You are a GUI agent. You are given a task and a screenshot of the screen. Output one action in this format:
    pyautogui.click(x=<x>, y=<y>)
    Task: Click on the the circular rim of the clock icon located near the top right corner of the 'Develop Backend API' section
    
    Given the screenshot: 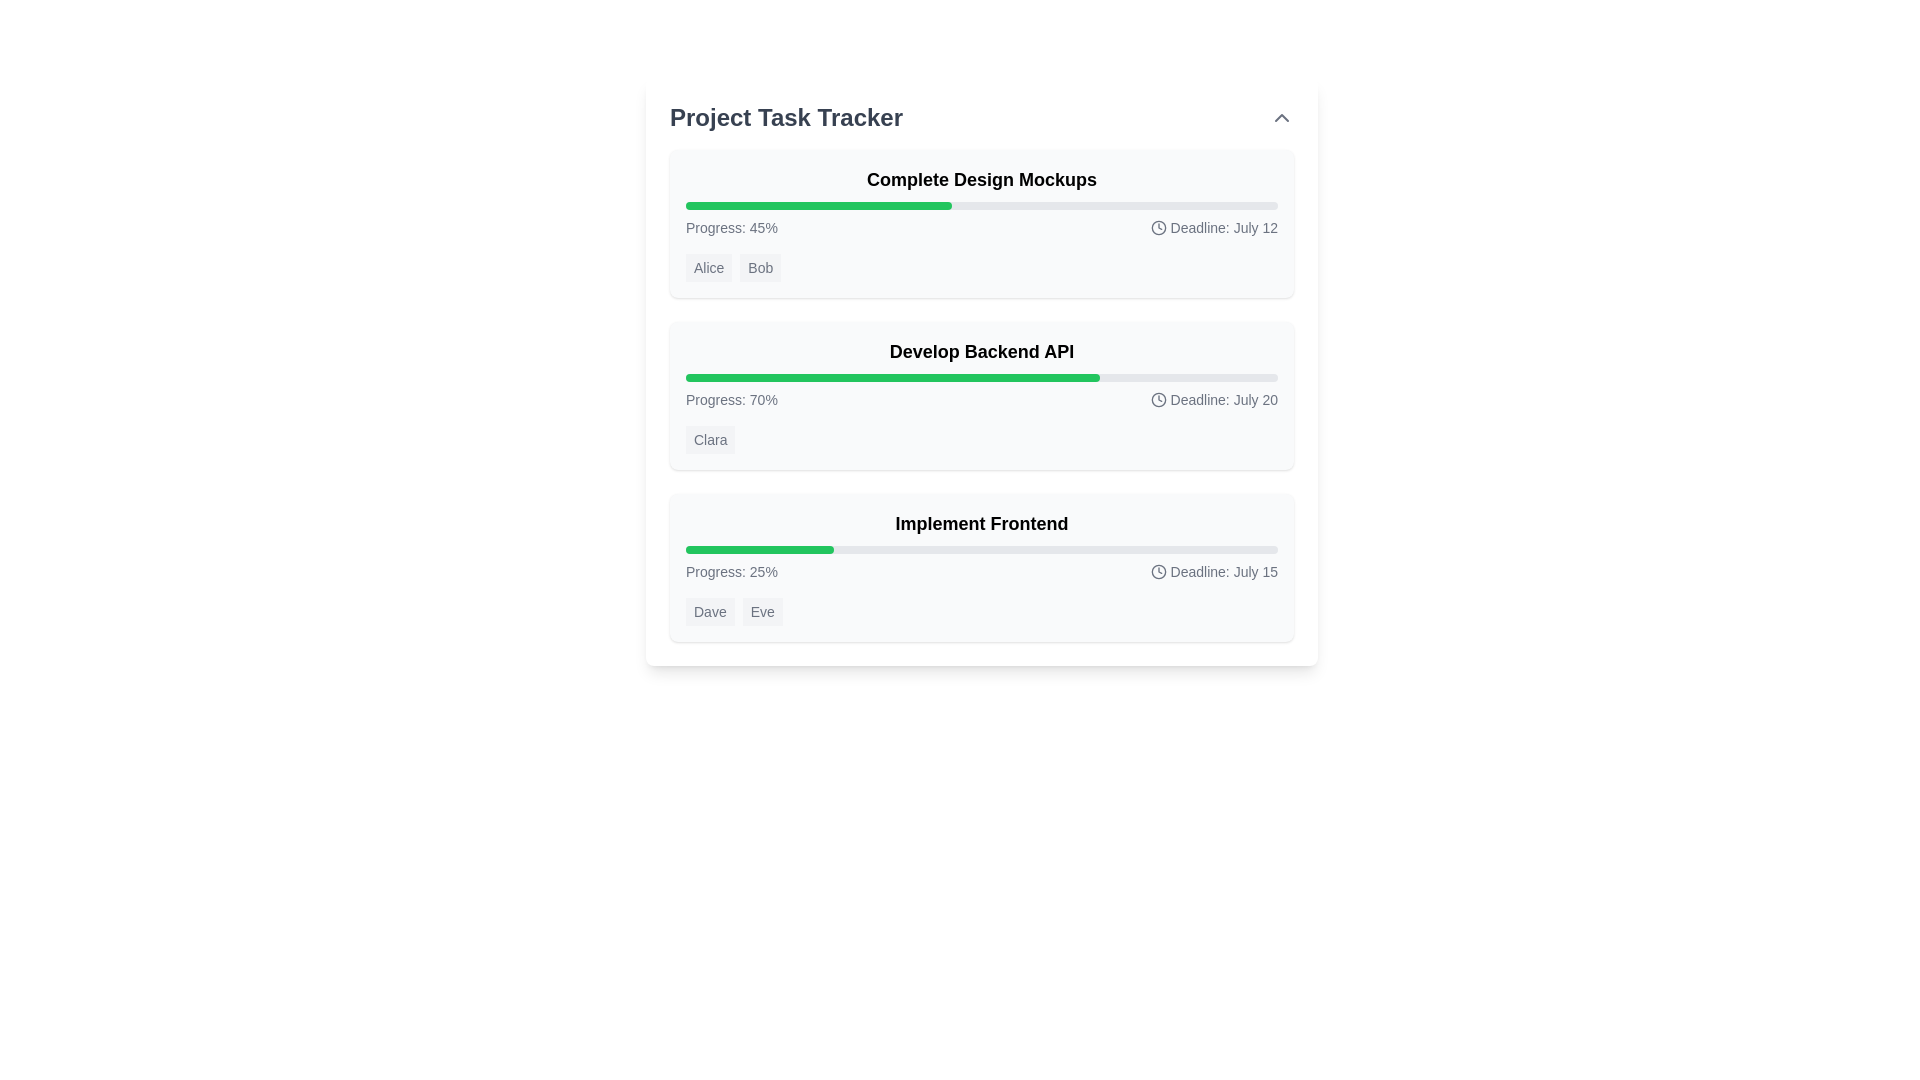 What is the action you would take?
    pyautogui.click(x=1158, y=400)
    